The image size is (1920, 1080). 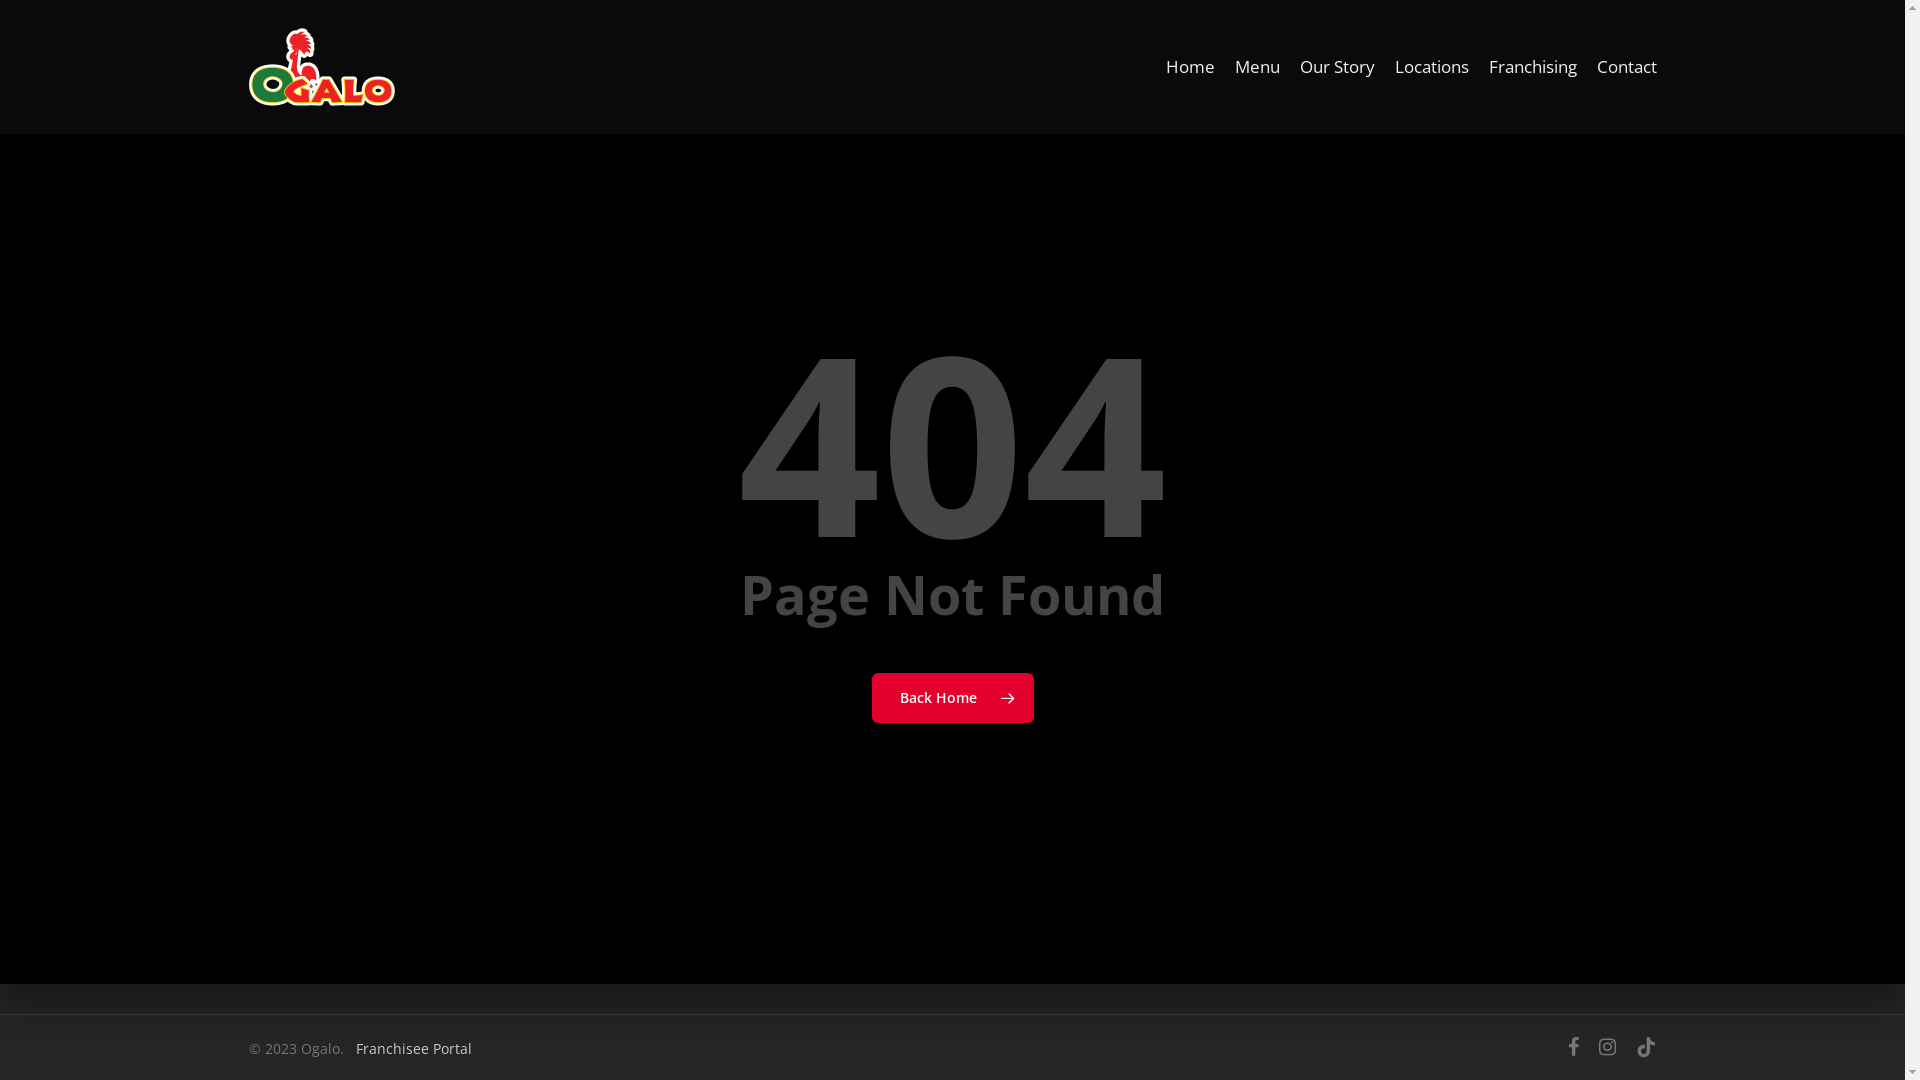 What do you see at coordinates (1255, 65) in the screenshot?
I see `'Menu'` at bounding box center [1255, 65].